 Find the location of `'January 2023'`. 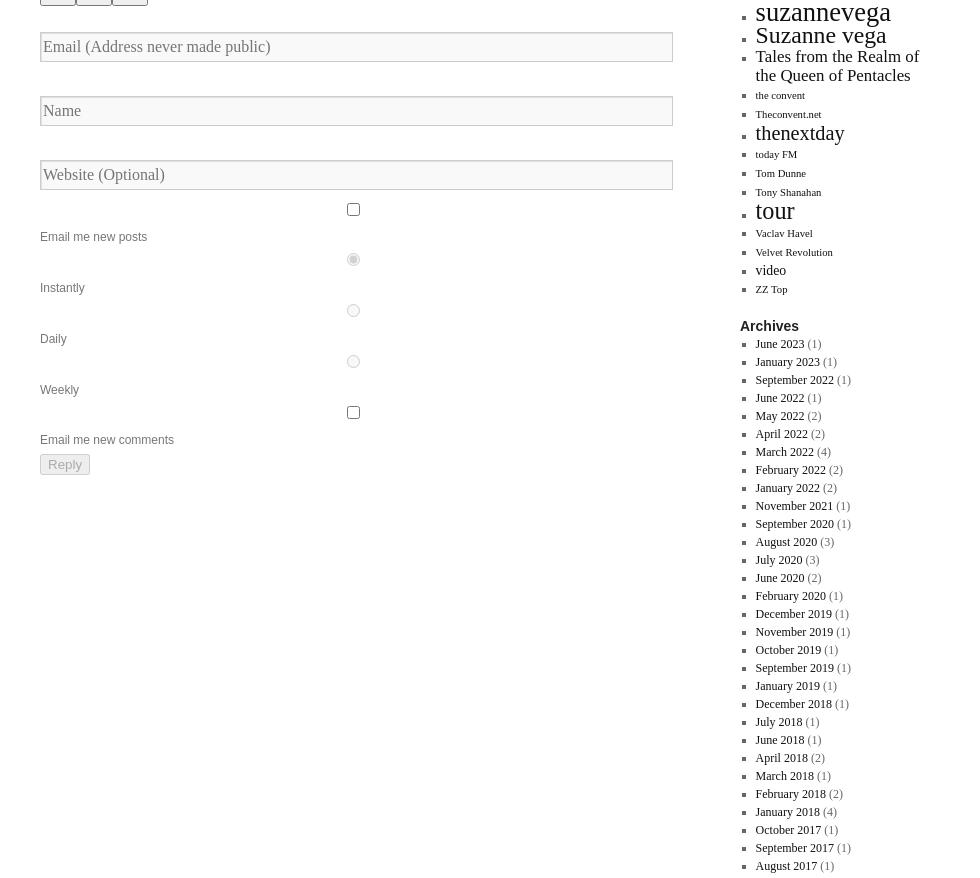

'January 2023' is located at coordinates (787, 360).